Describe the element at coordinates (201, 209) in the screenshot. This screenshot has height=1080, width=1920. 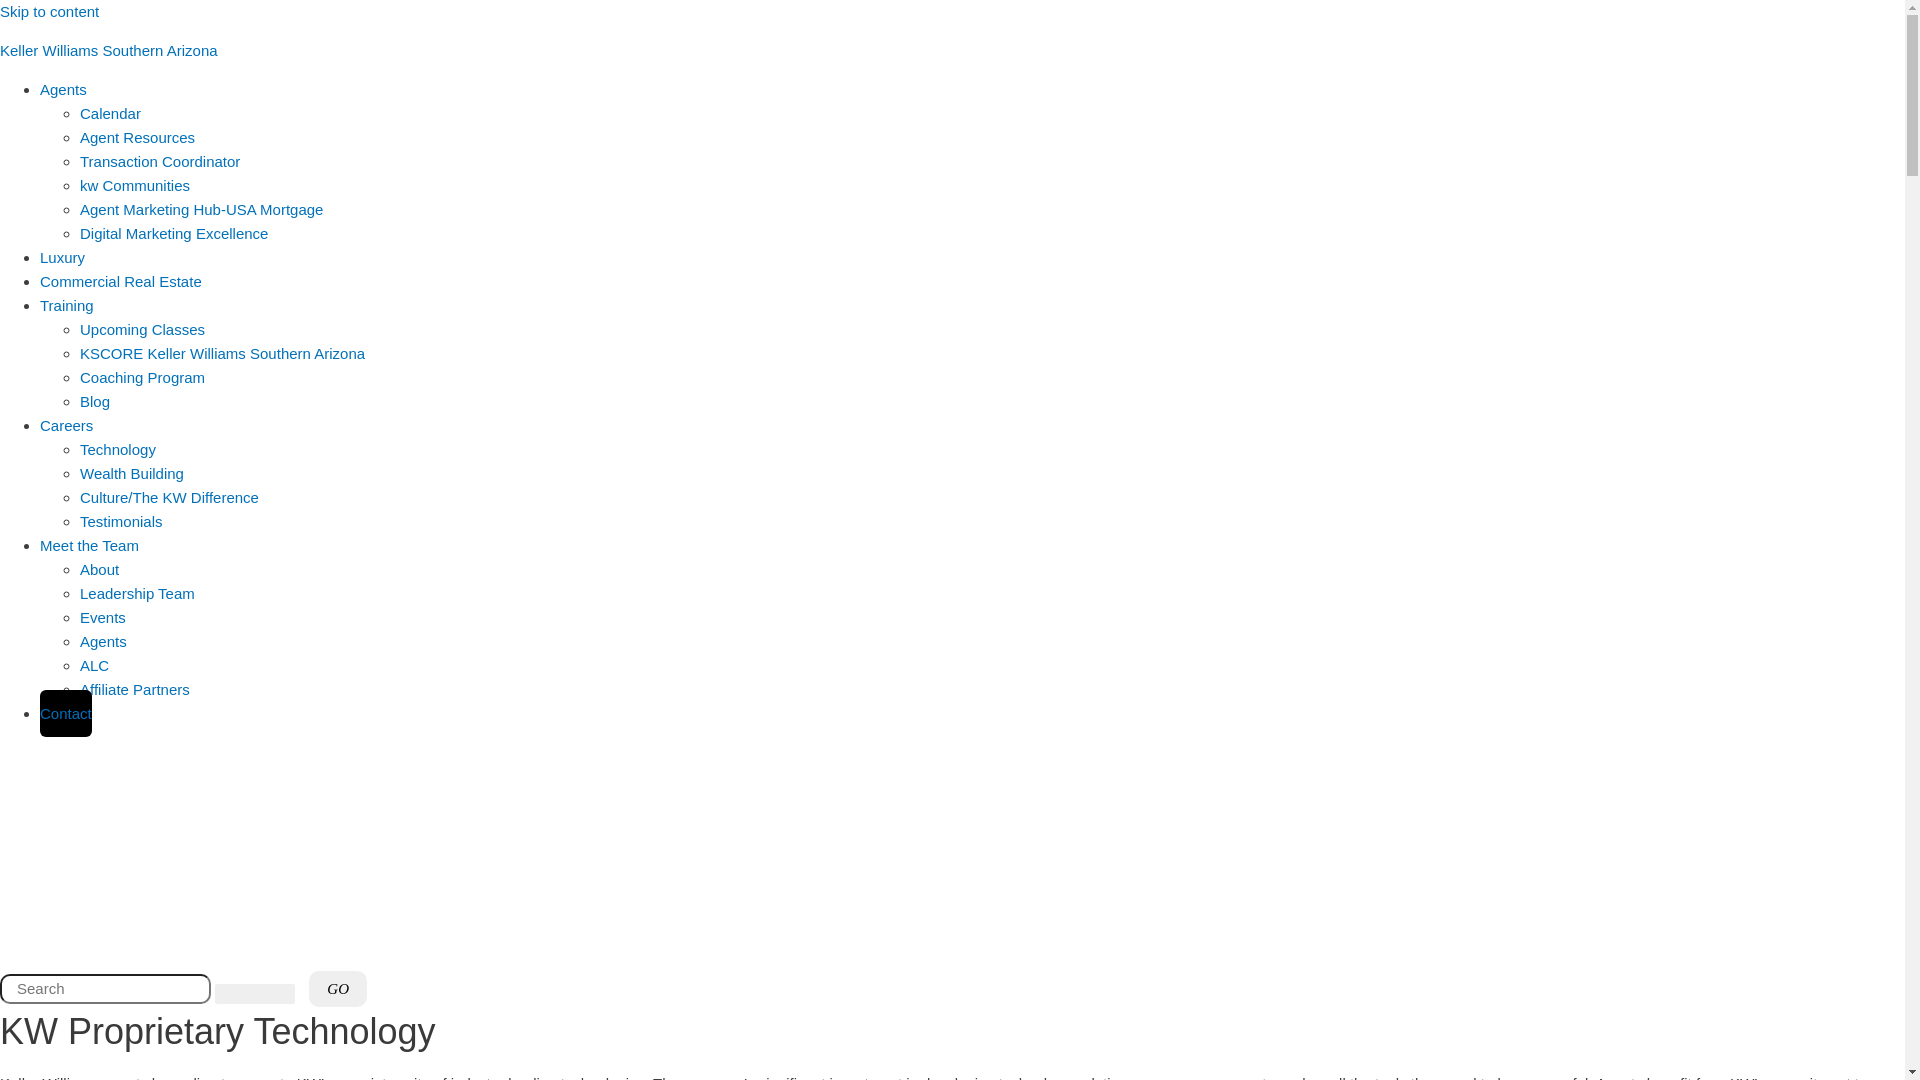
I see `'Agent Marketing Hub-USA Mortgage'` at that location.